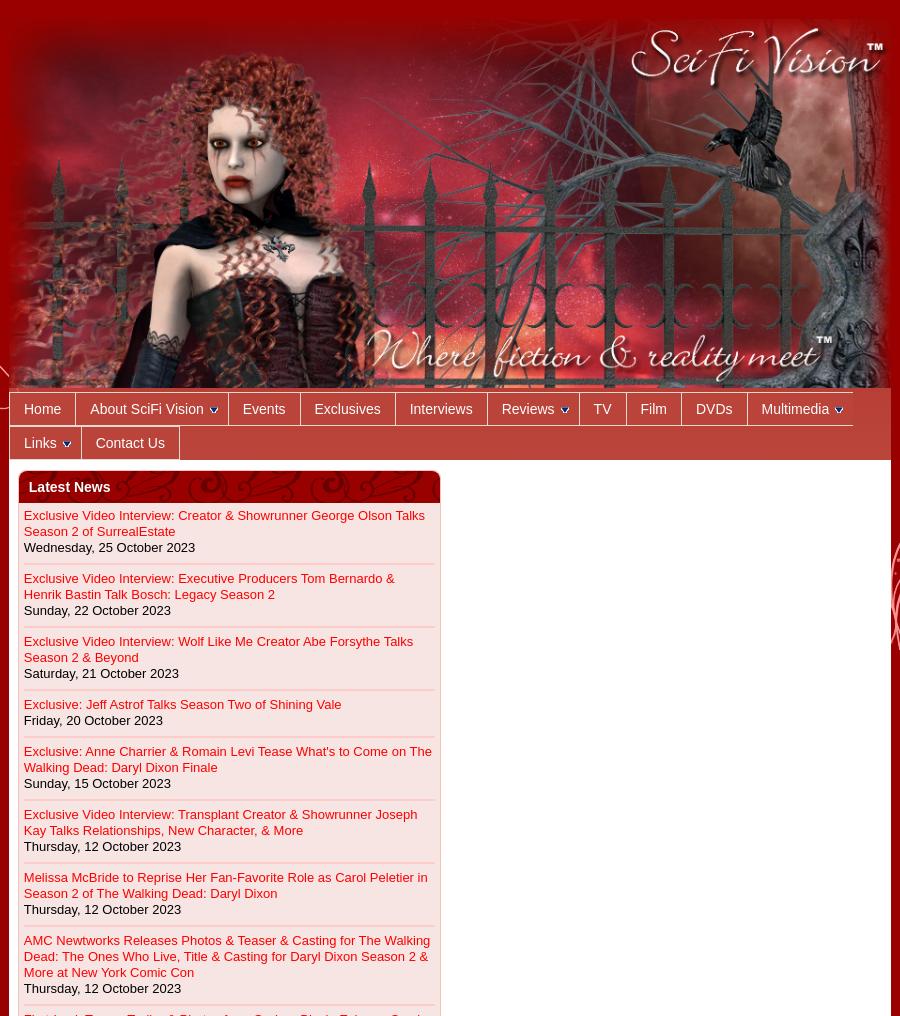 The height and width of the screenshot is (1016, 900). What do you see at coordinates (22, 720) in the screenshot?
I see `'Friday, 20 October 2023'` at bounding box center [22, 720].